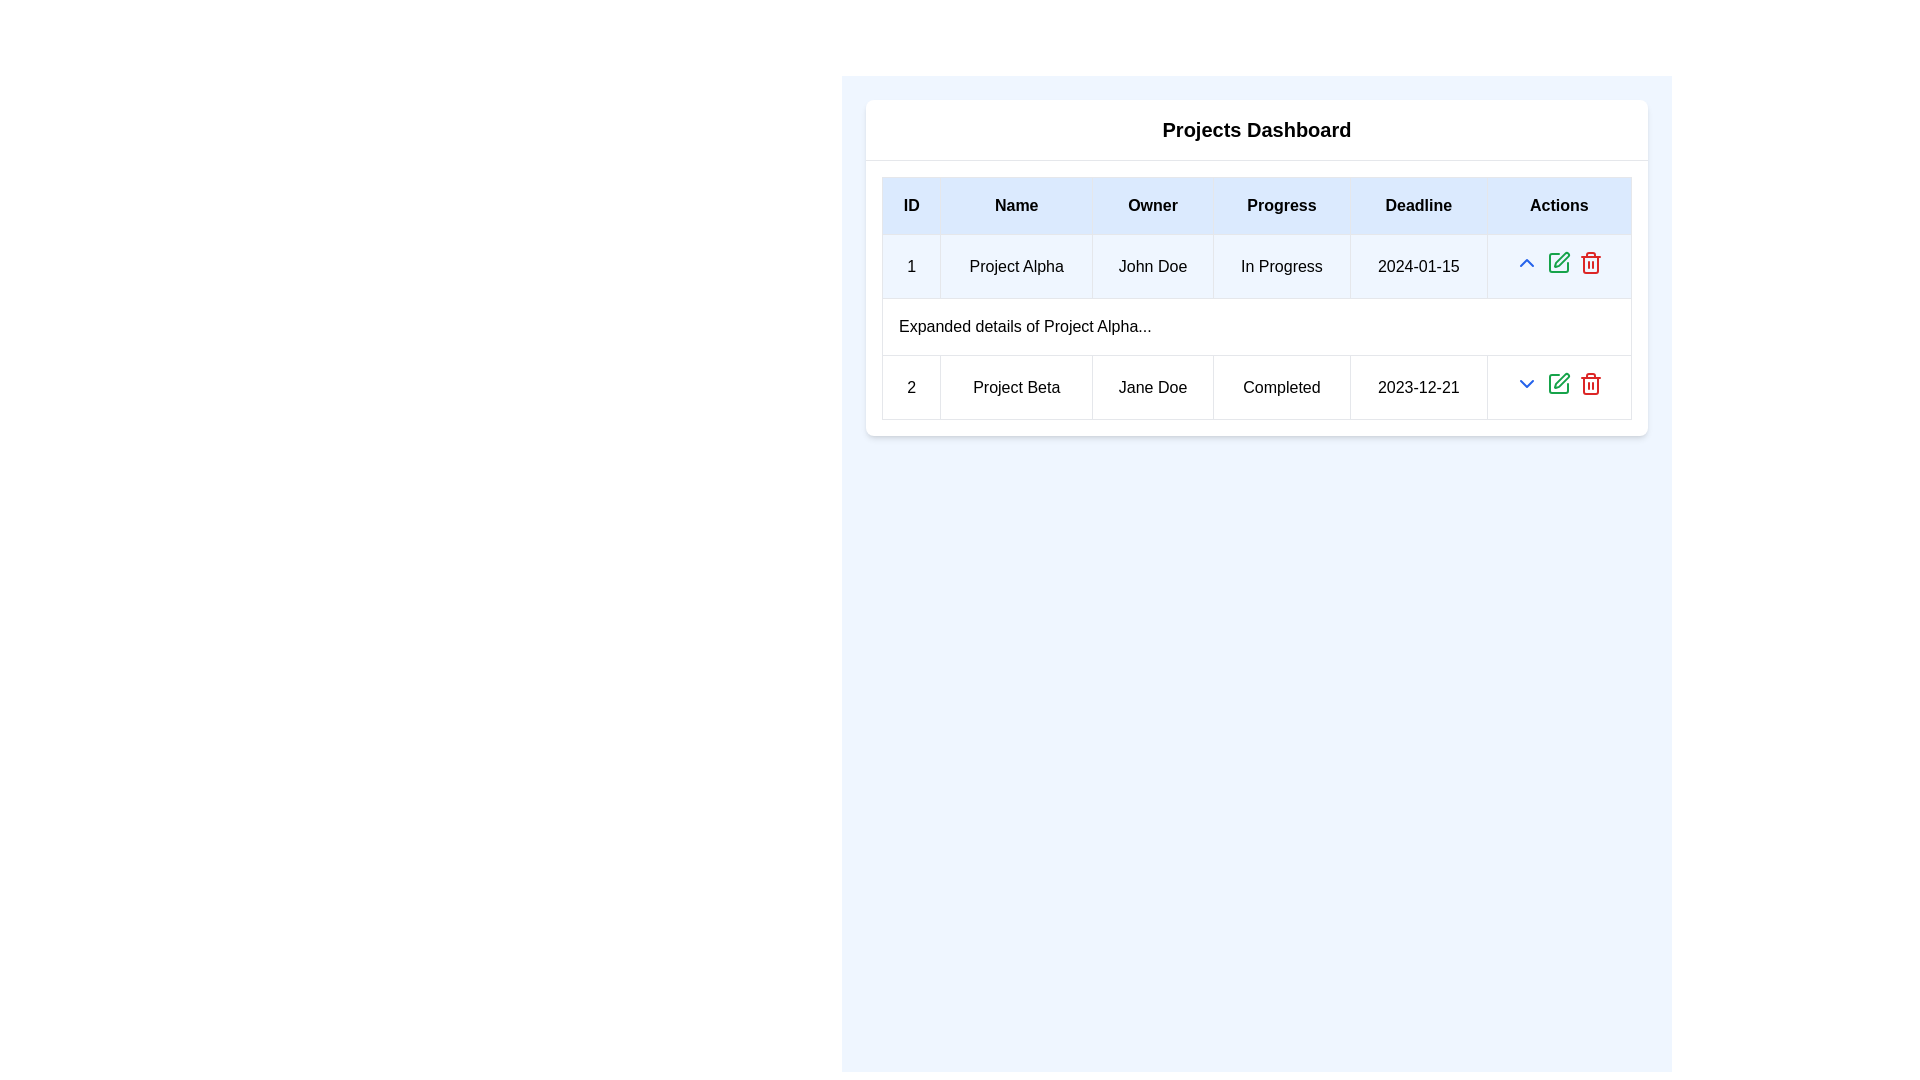  I want to click on the dropdown toggler button located in the 'Actions' column of the second row in the table, positioned between the green pencil icon and the red trash bin icon, so click(1526, 384).